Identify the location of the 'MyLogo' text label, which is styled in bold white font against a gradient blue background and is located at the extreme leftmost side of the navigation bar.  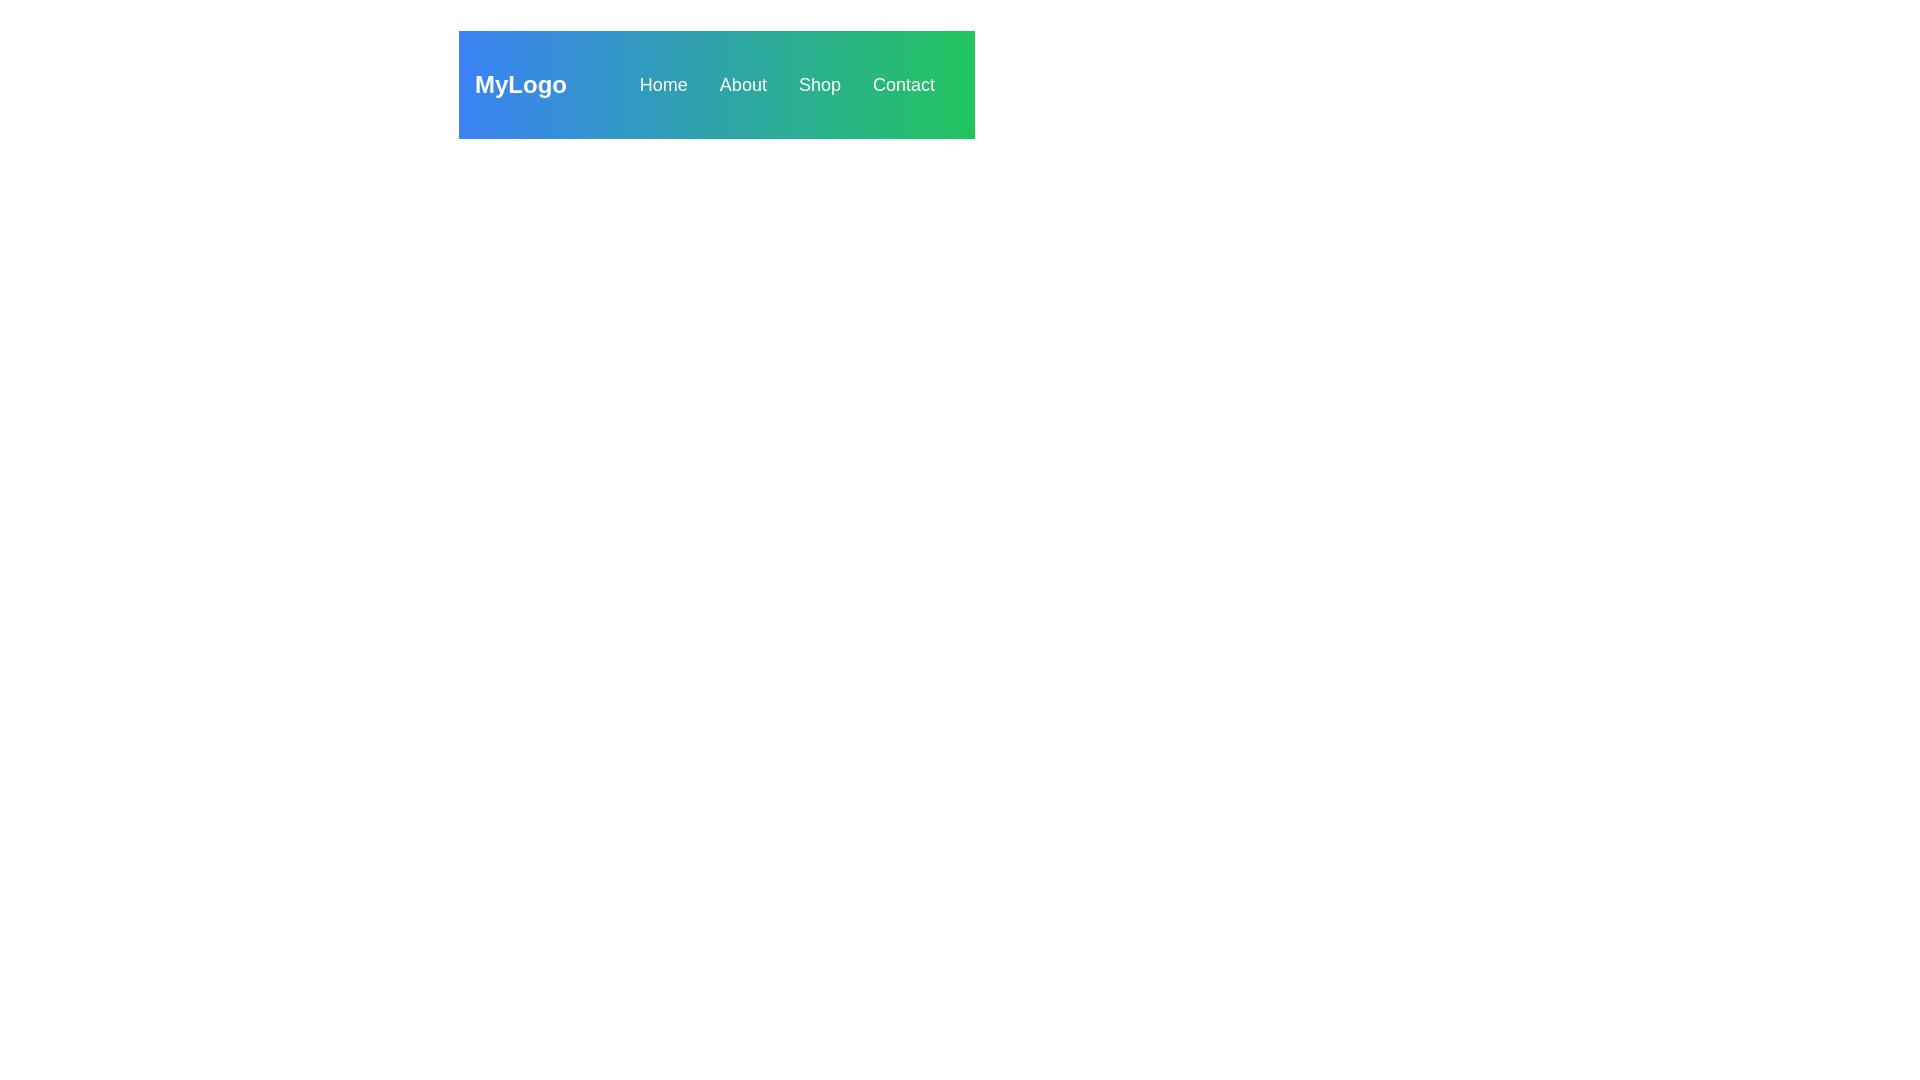
(520, 83).